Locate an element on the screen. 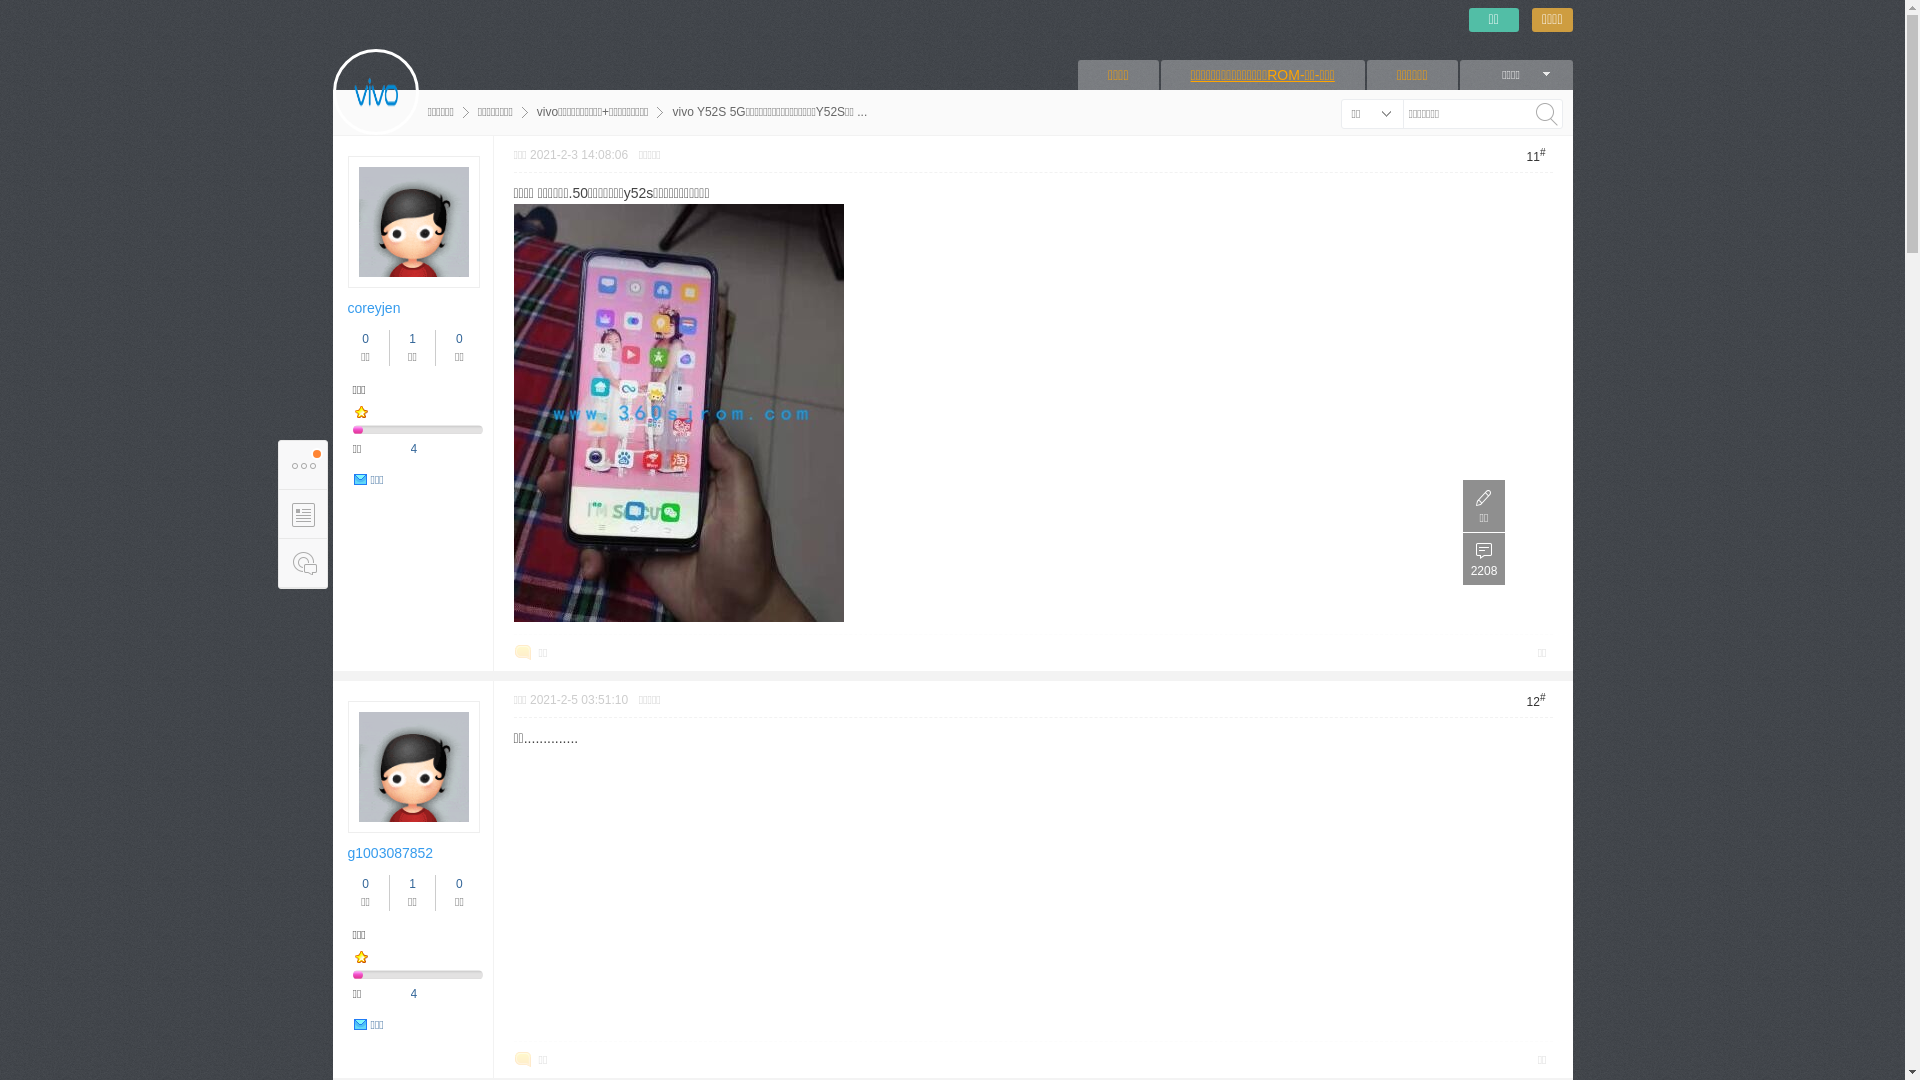 This screenshot has width=1920, height=1080. '0' is located at coordinates (458, 882).